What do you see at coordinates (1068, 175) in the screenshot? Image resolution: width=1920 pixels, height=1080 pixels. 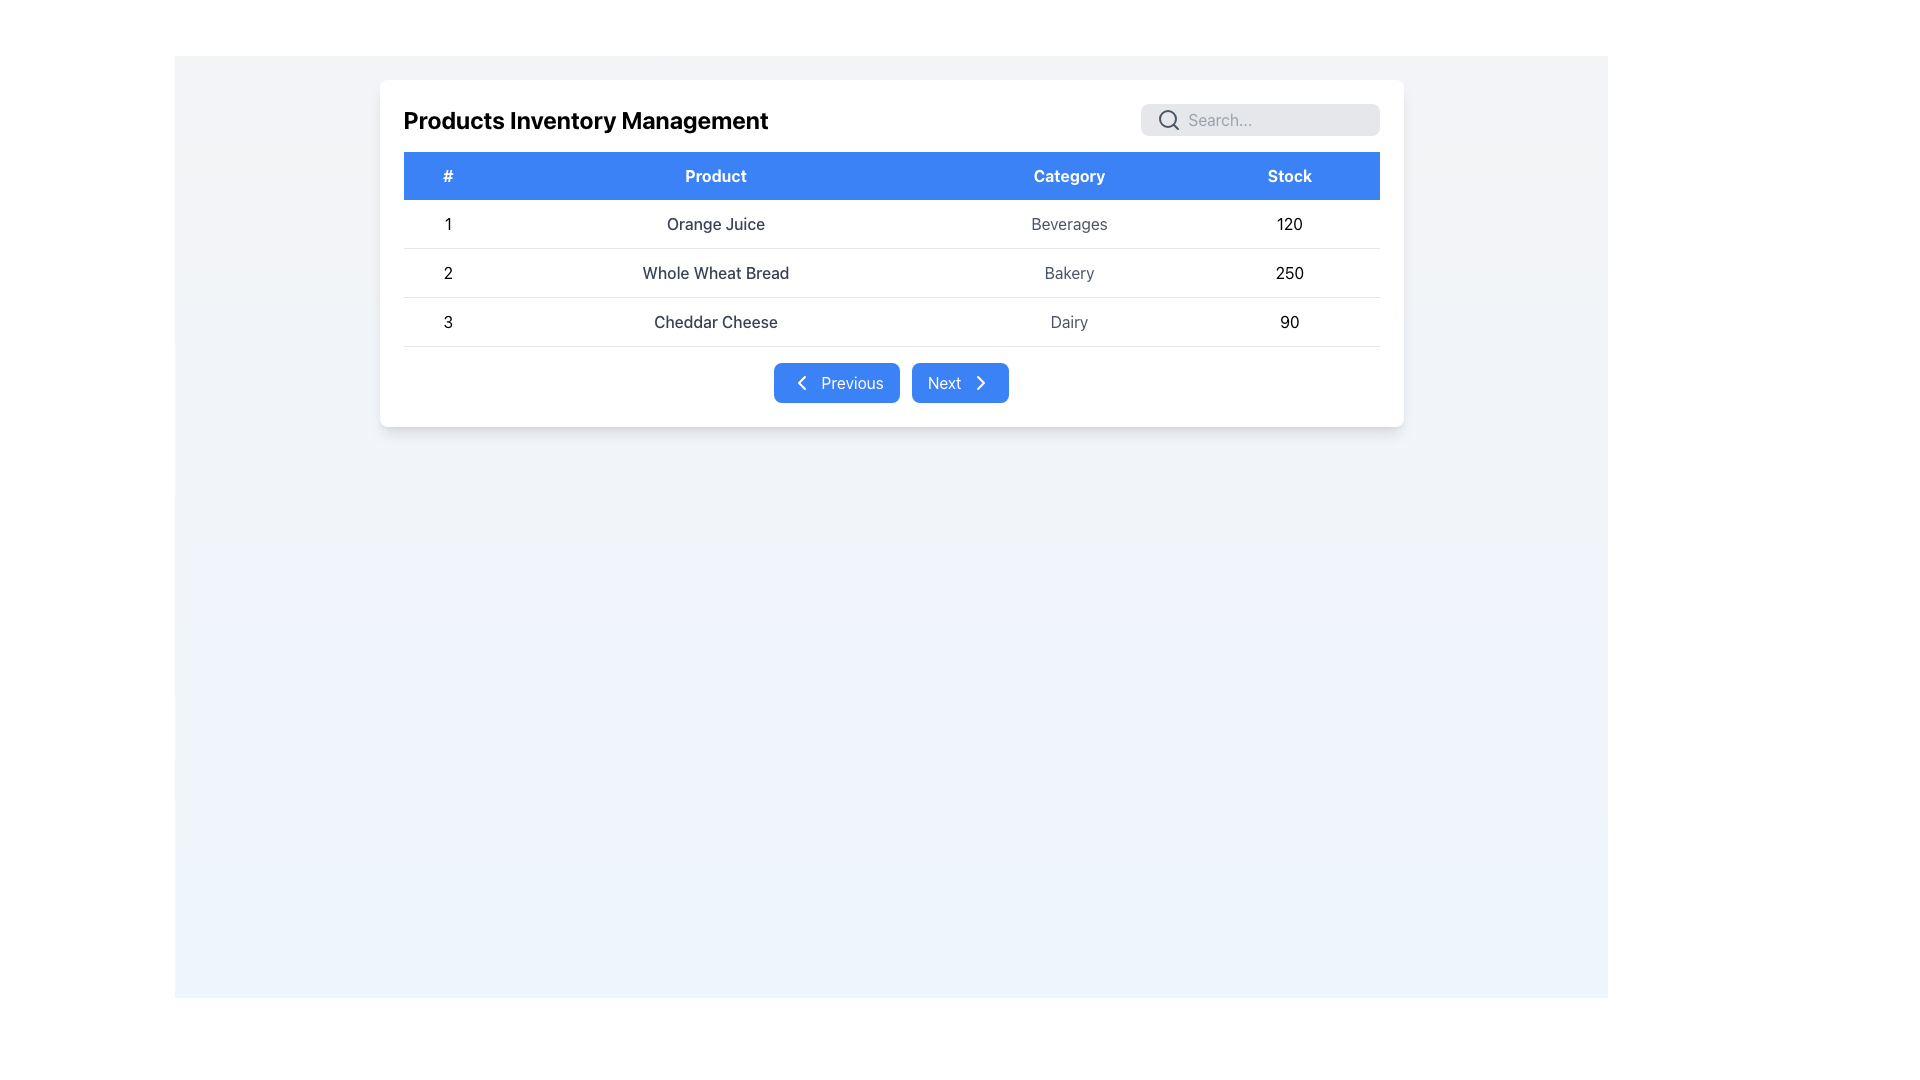 I see `the 'Category' column header cell` at bounding box center [1068, 175].